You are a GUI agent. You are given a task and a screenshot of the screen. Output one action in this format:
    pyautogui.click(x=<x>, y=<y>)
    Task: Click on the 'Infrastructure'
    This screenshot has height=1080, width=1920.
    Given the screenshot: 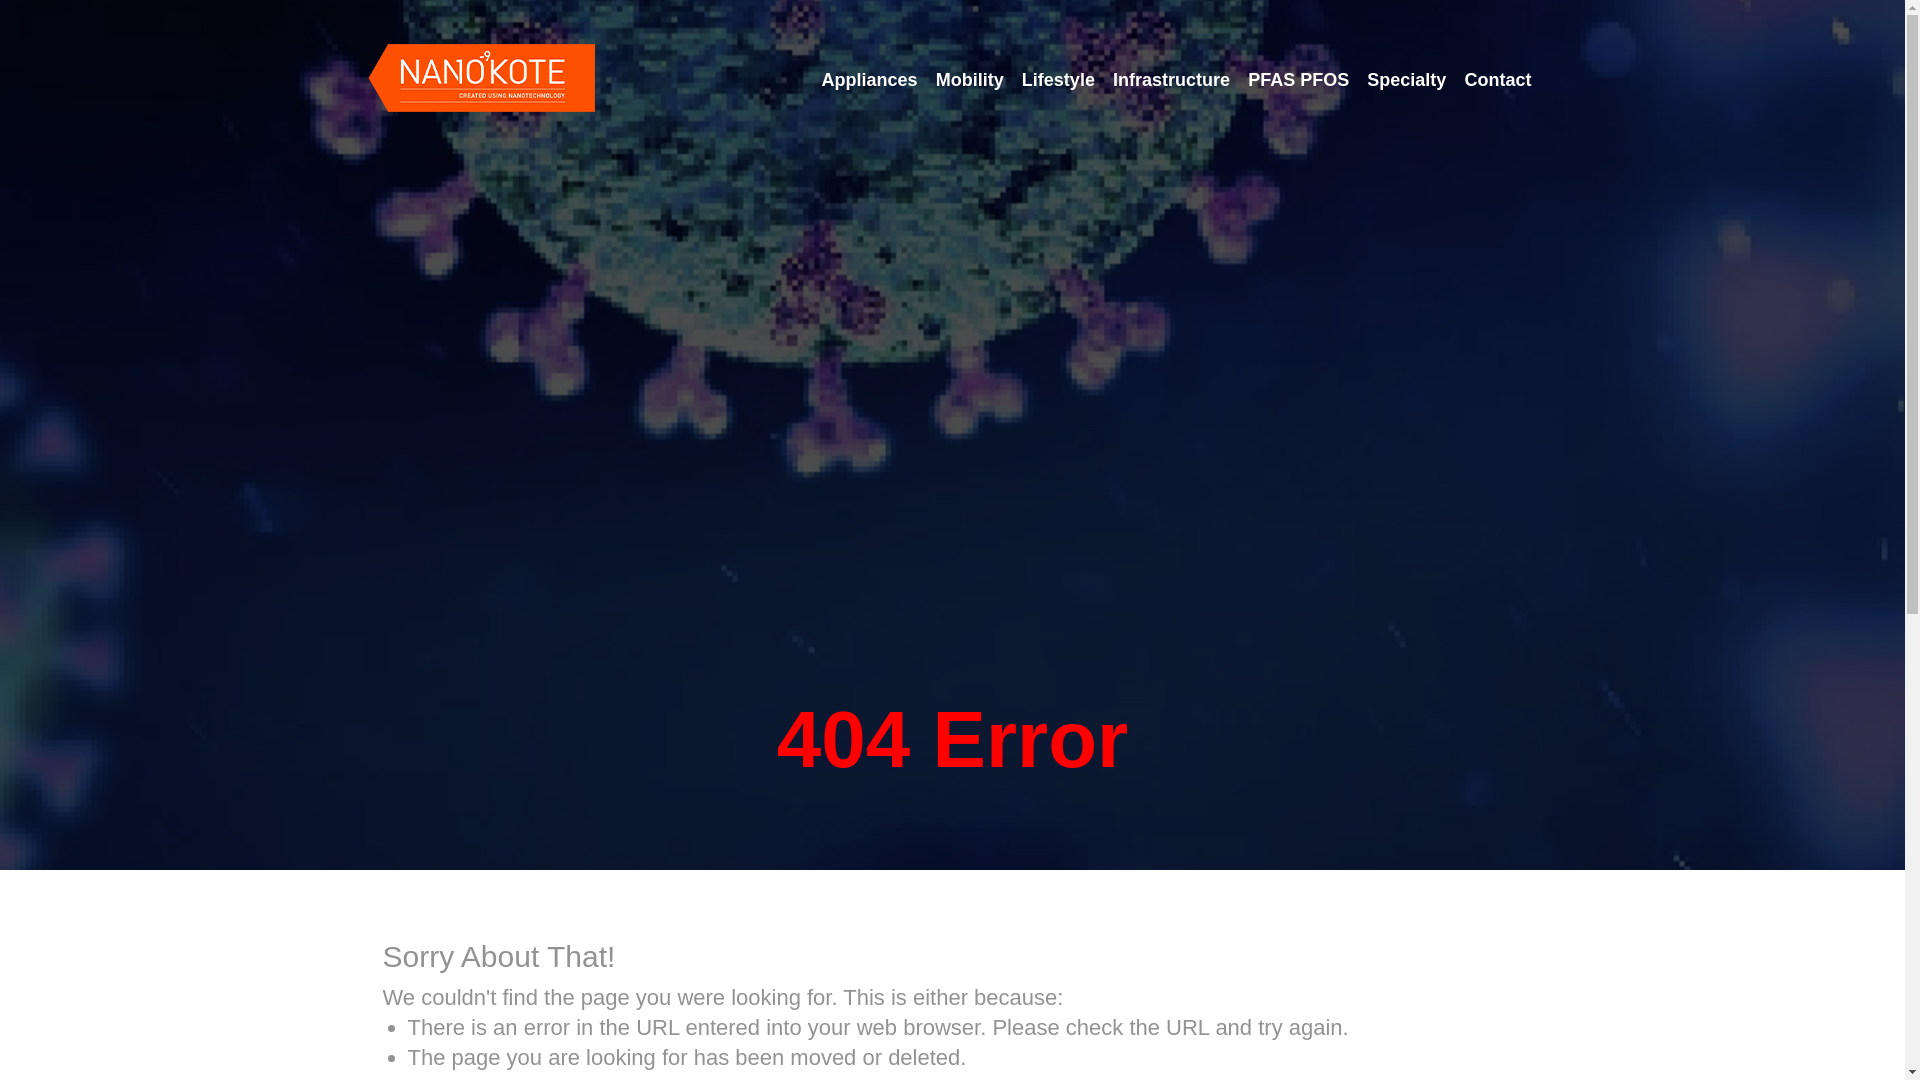 What is the action you would take?
    pyautogui.click(x=1106, y=79)
    